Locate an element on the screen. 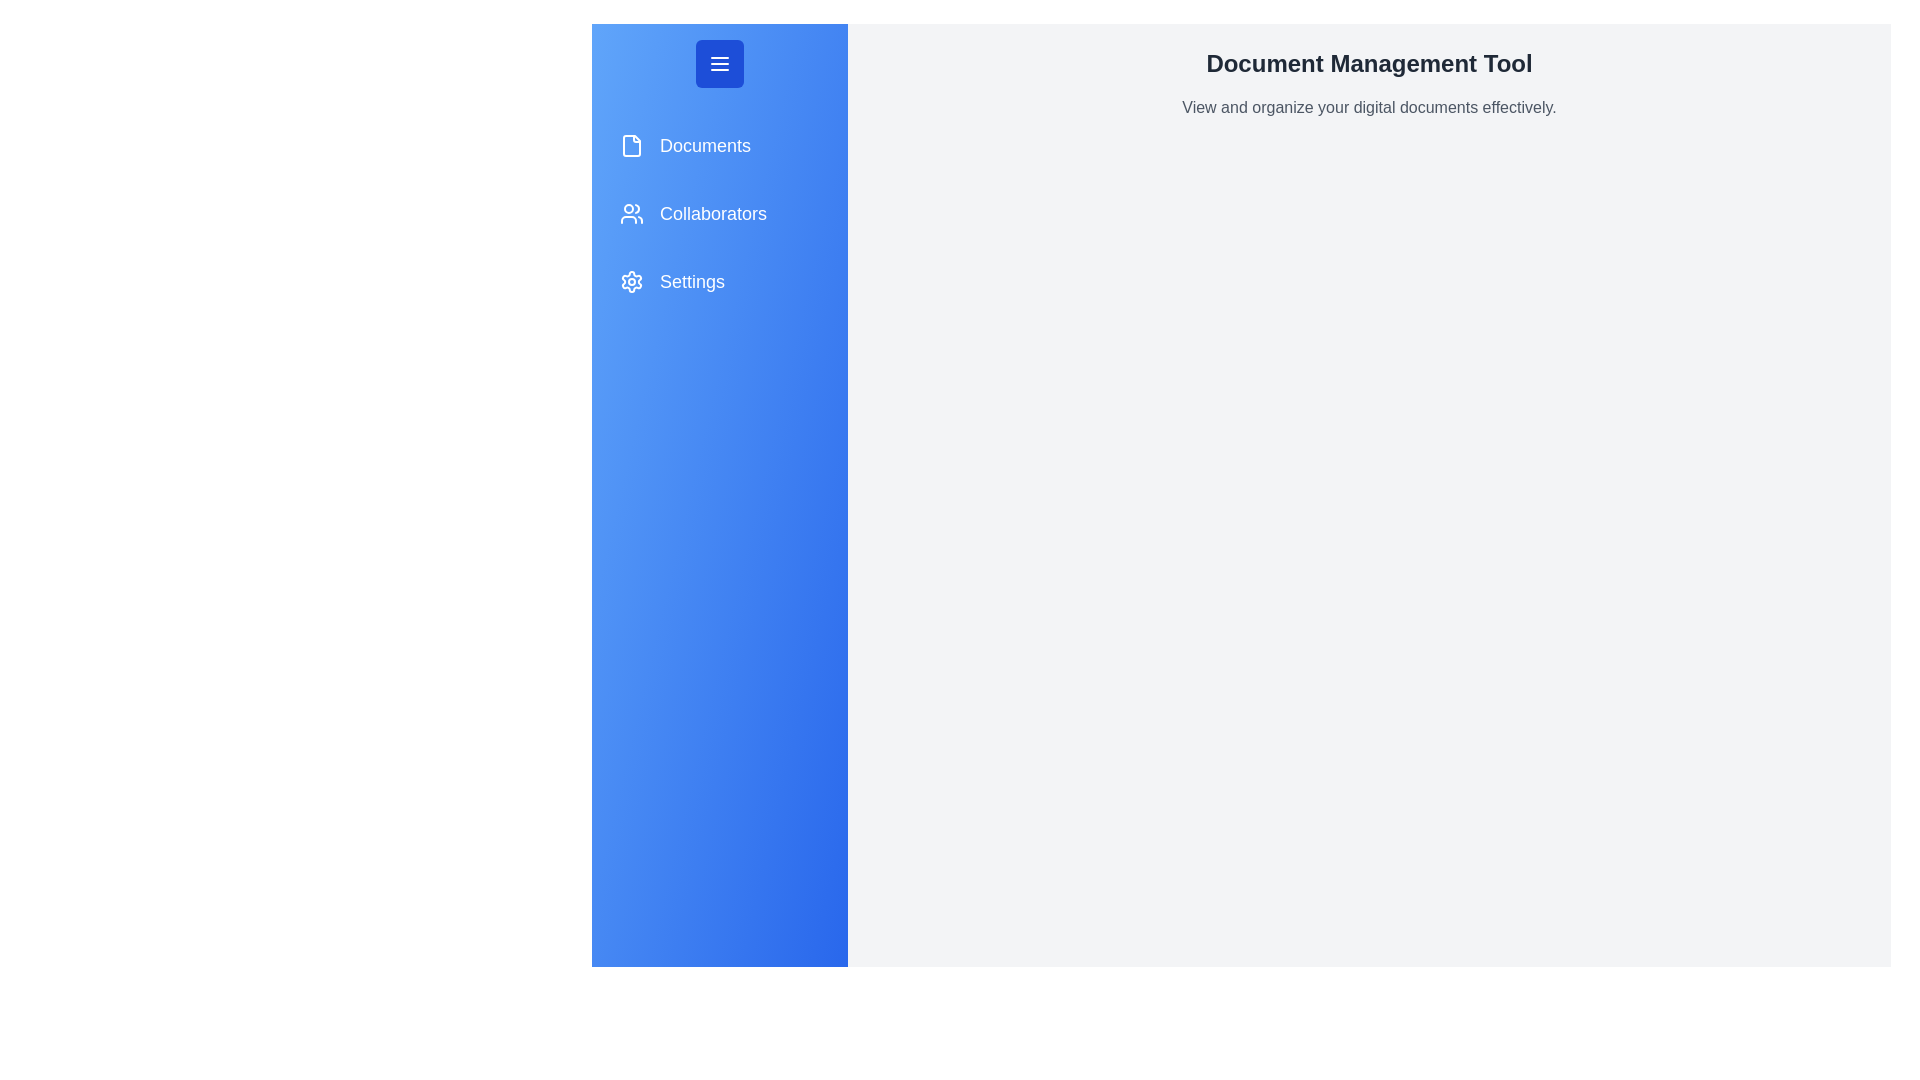  the 'Collaborators' navigation item to access the Collaborators section is located at coordinates (720, 213).